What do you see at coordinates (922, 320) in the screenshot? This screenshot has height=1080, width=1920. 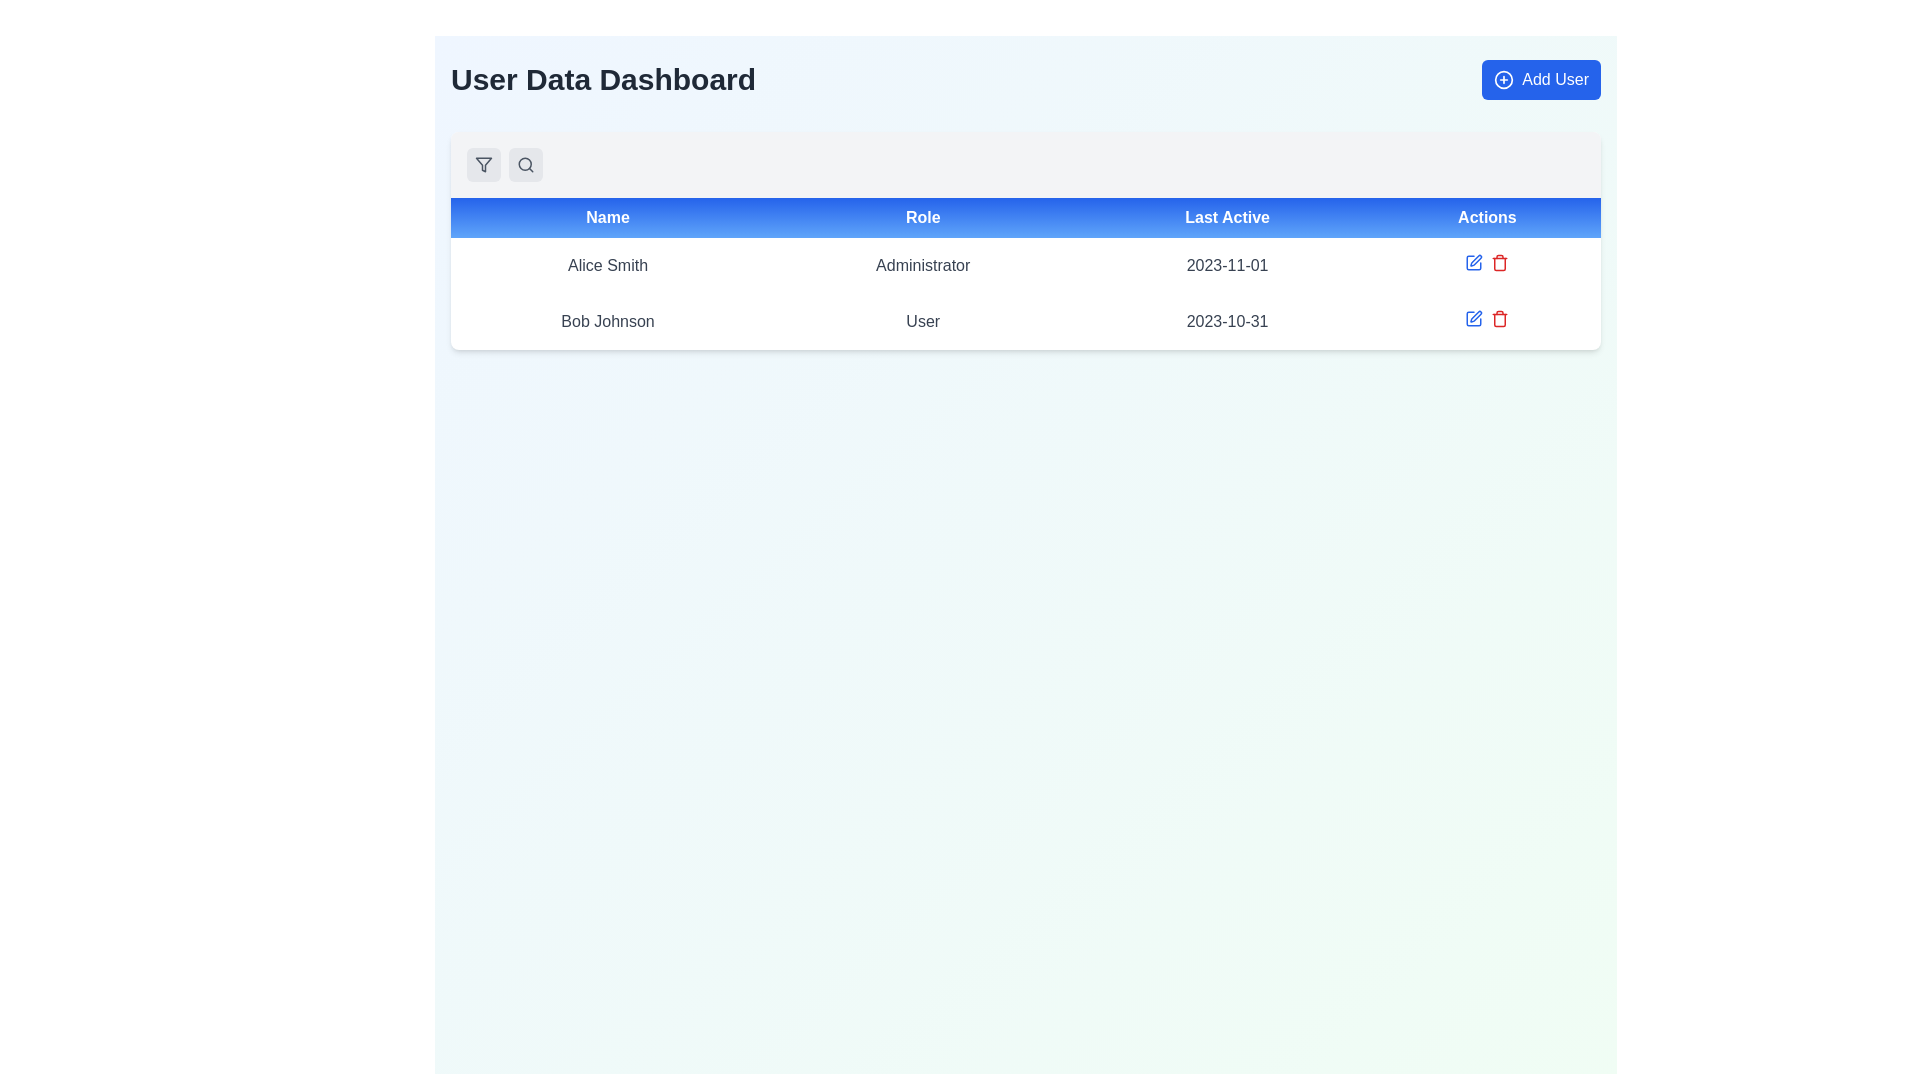 I see `the text label displaying 'User' which is located in the center column of the data table under the 'Role' heading` at bounding box center [922, 320].